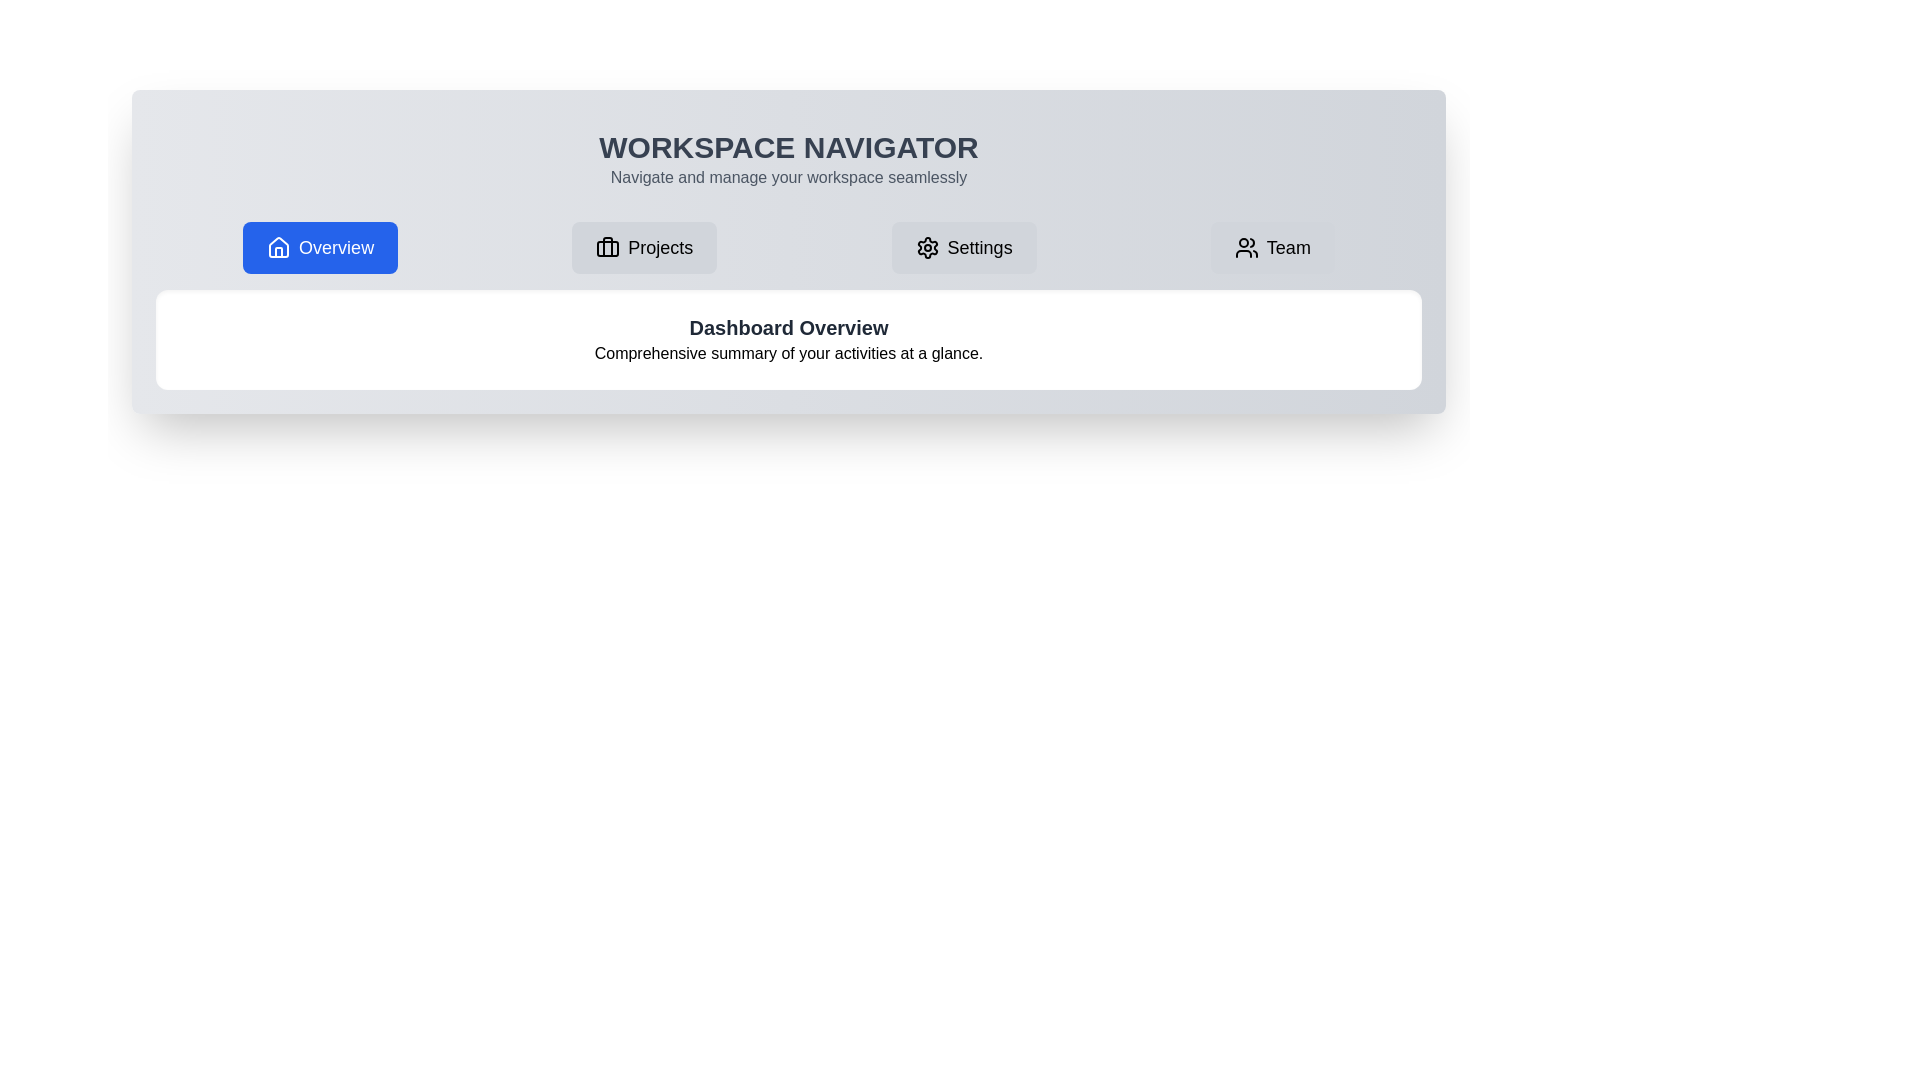 The width and height of the screenshot is (1920, 1080). Describe the element at coordinates (278, 246) in the screenshot. I see `the 'Overview' button, which contains the house icon` at that location.